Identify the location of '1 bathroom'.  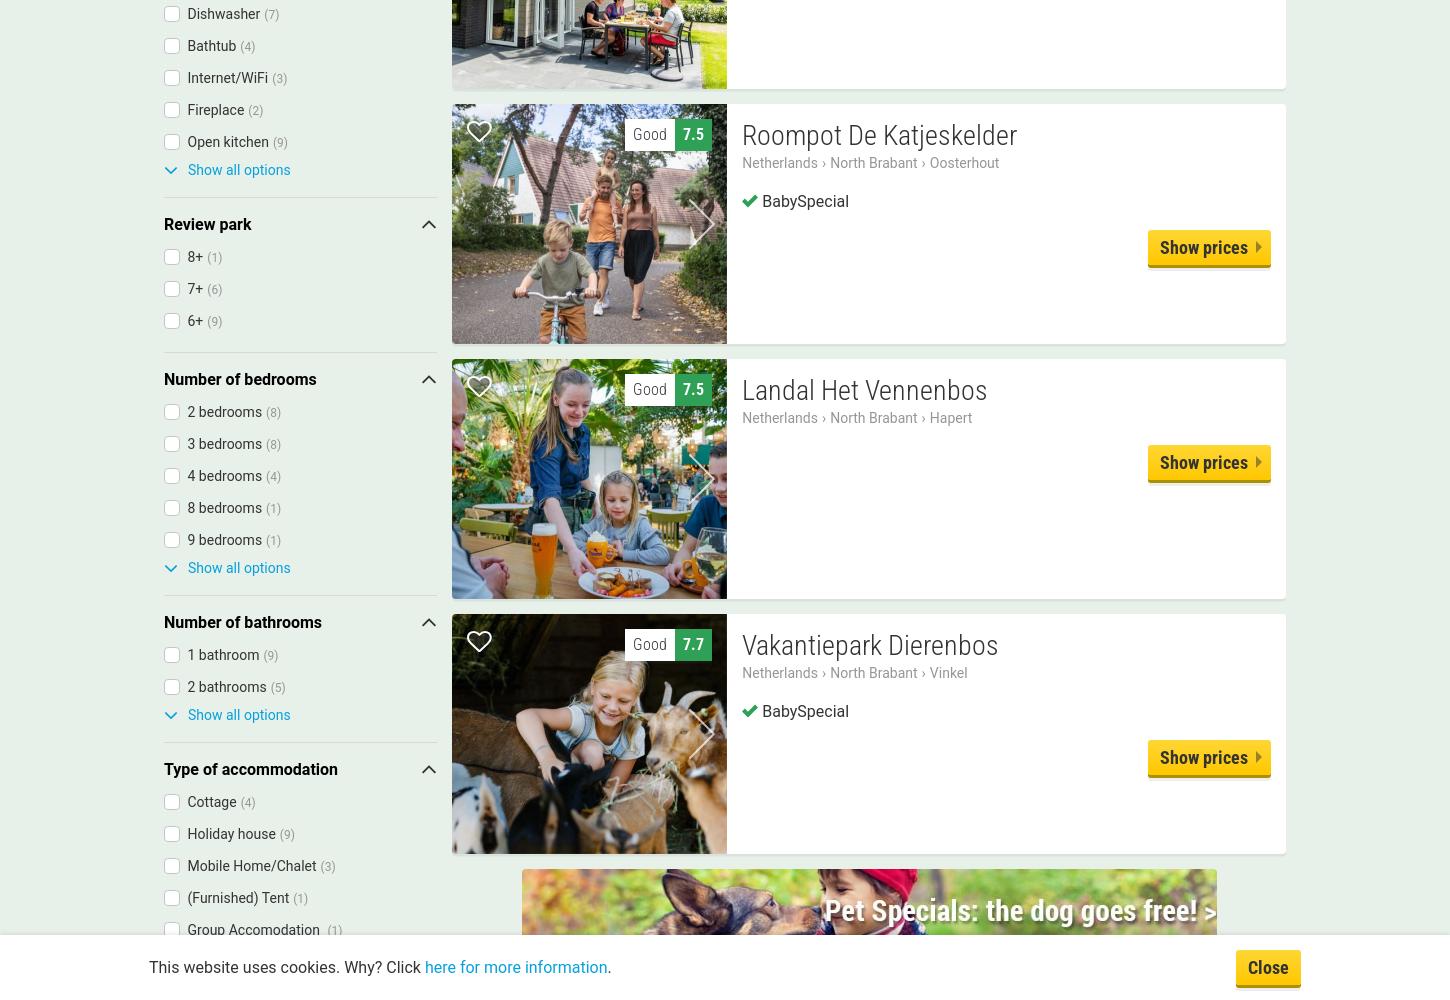
(222, 654).